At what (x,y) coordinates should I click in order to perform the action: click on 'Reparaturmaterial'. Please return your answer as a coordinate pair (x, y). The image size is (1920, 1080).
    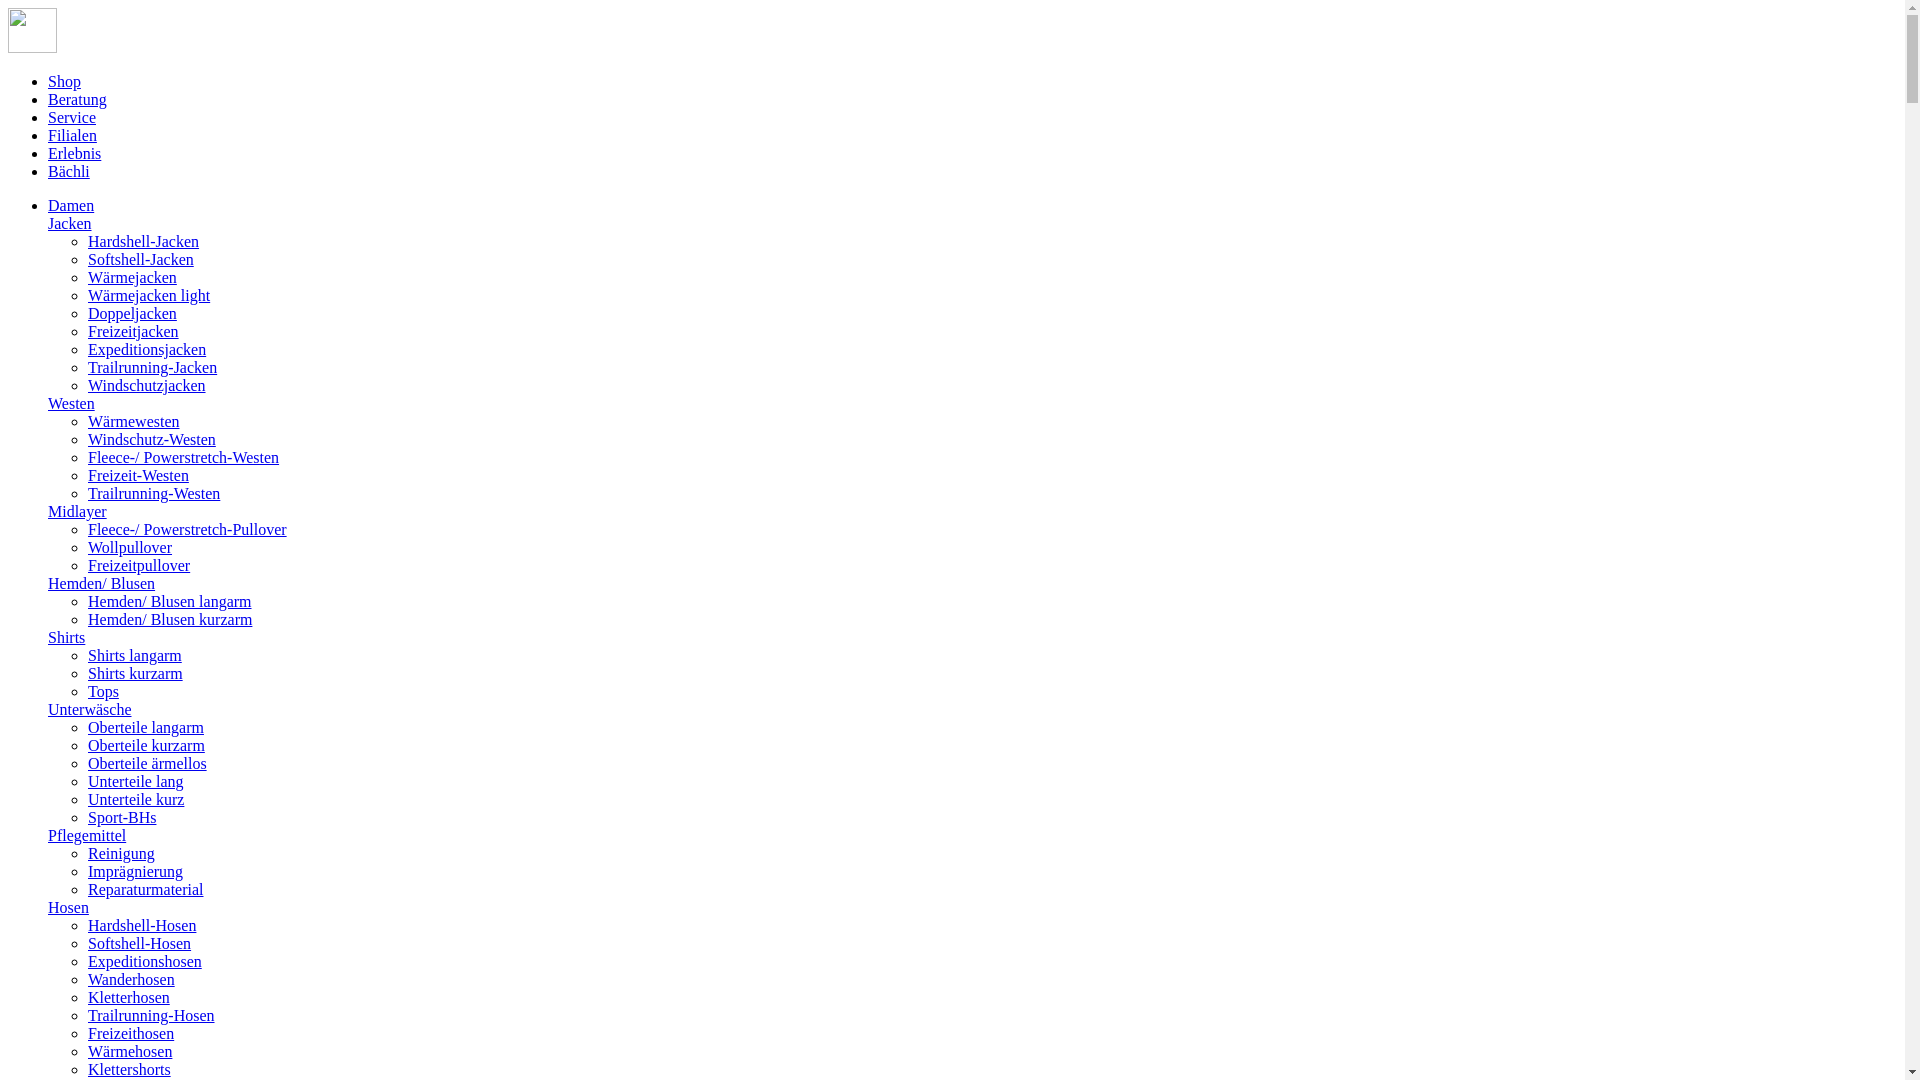
    Looking at the image, I should click on (144, 888).